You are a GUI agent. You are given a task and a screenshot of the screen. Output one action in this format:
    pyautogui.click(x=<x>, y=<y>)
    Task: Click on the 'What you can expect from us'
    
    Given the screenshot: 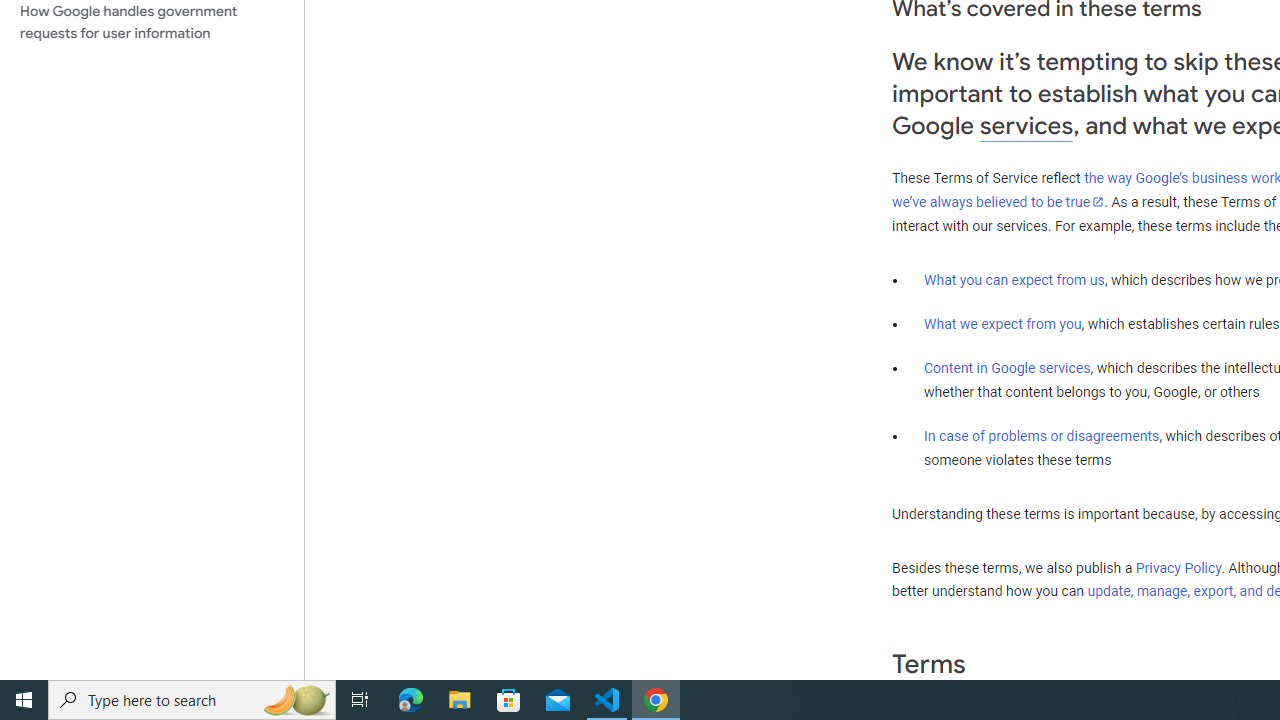 What is the action you would take?
    pyautogui.click(x=1014, y=279)
    